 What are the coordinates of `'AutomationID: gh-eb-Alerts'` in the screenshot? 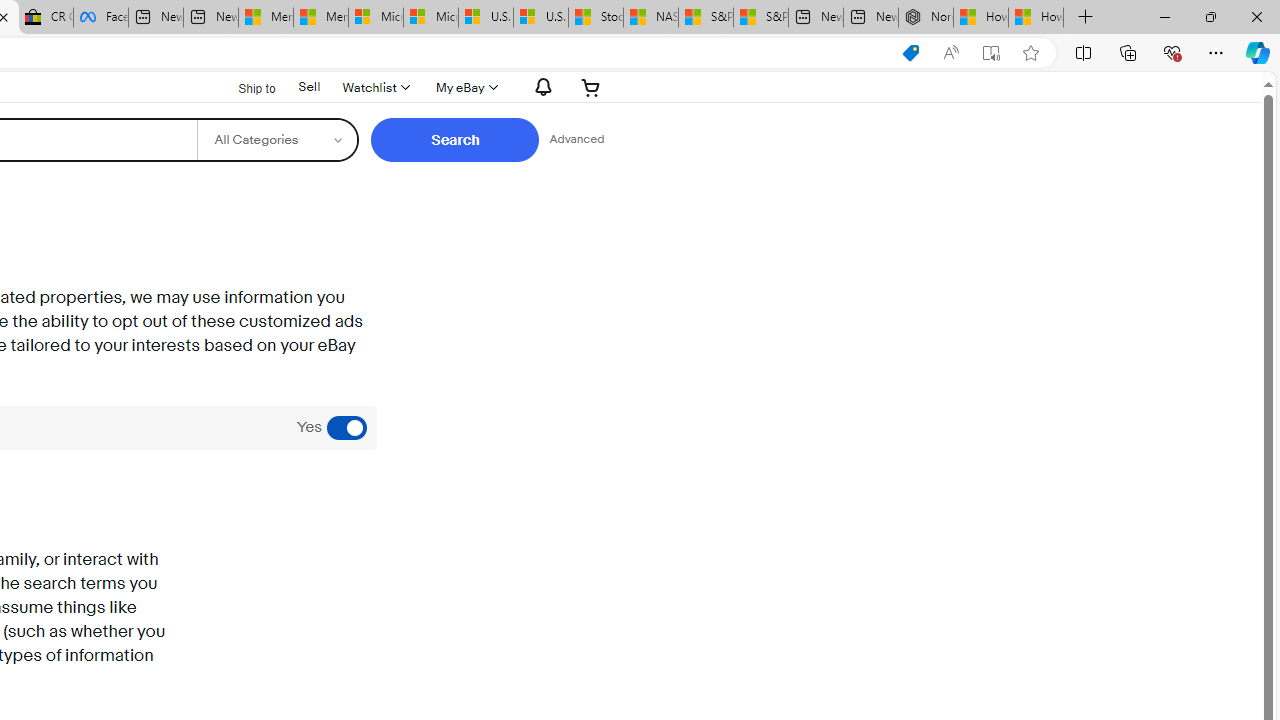 It's located at (540, 86).